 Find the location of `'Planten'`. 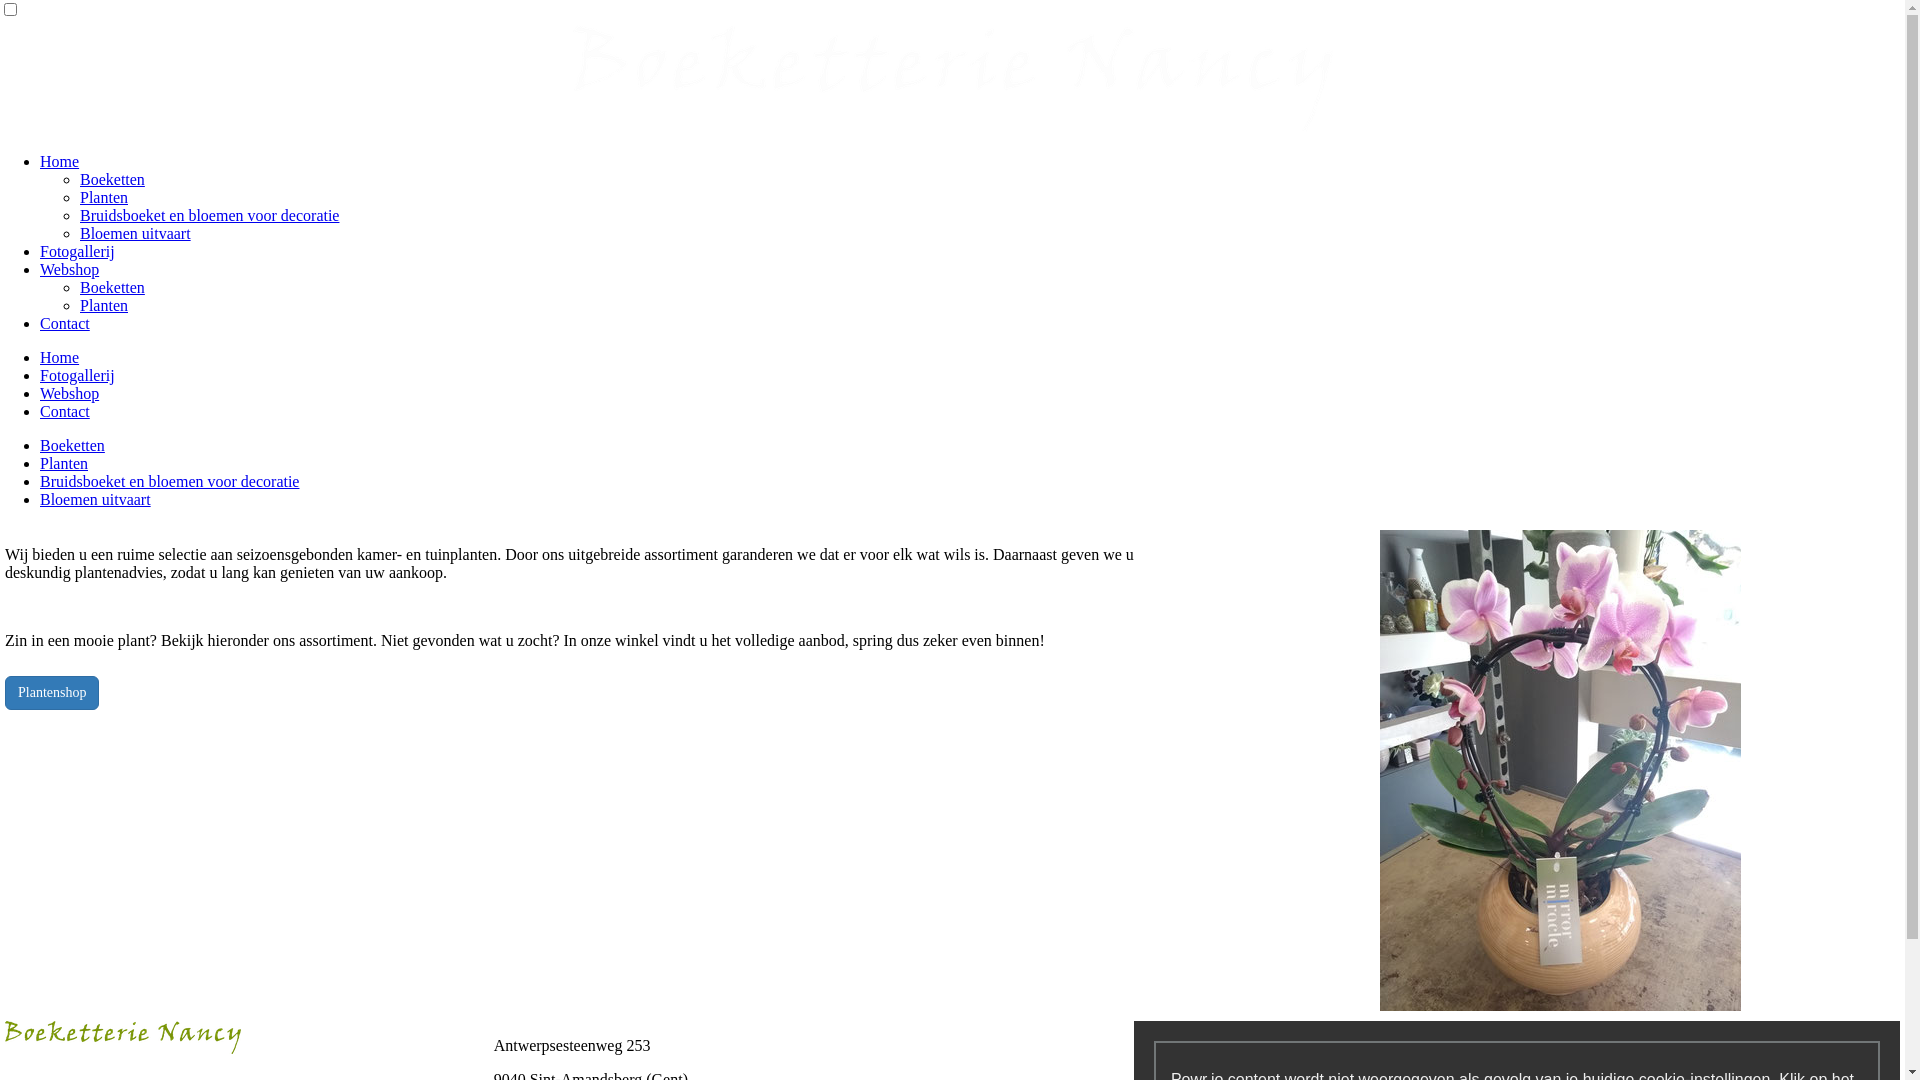

'Planten' is located at coordinates (103, 305).